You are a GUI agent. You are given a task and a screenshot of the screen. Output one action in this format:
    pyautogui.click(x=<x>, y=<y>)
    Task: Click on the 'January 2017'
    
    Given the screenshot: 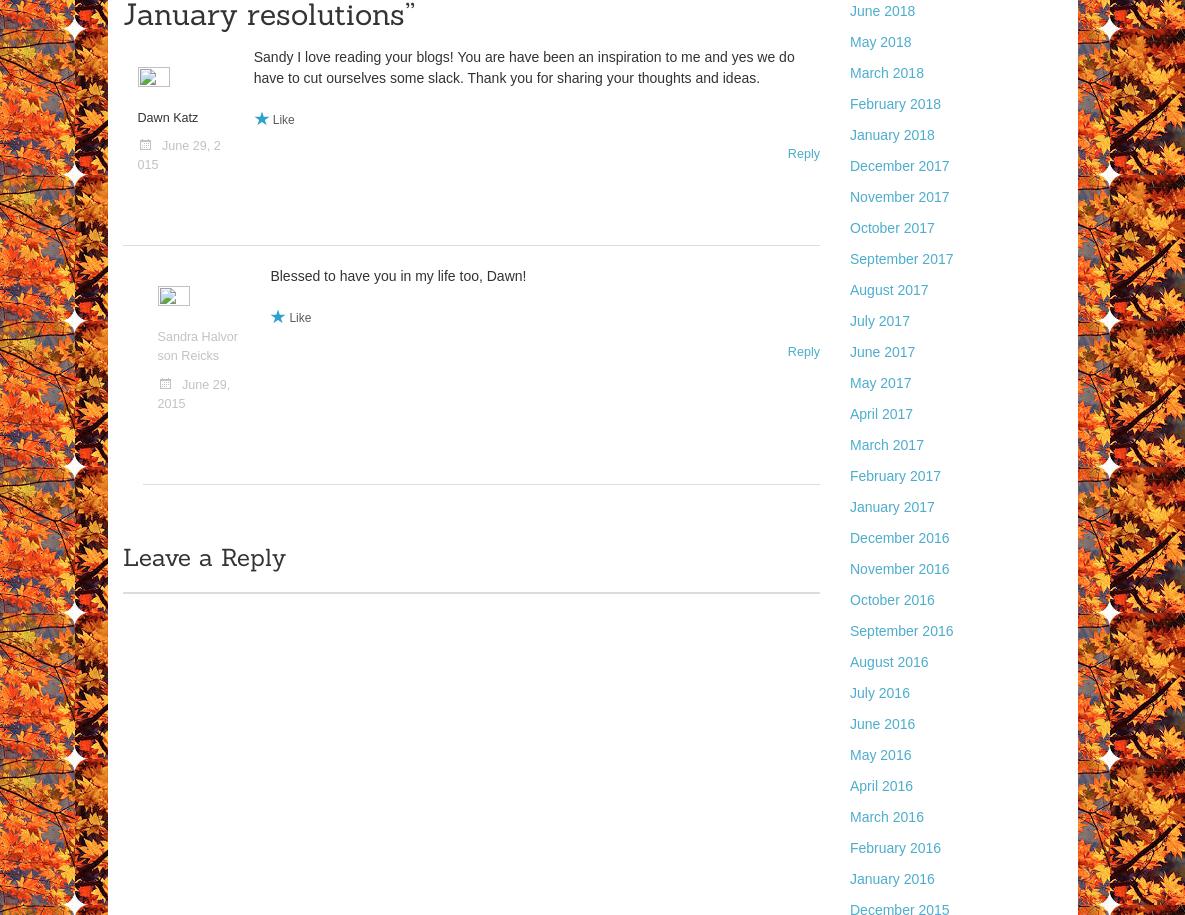 What is the action you would take?
    pyautogui.click(x=891, y=506)
    